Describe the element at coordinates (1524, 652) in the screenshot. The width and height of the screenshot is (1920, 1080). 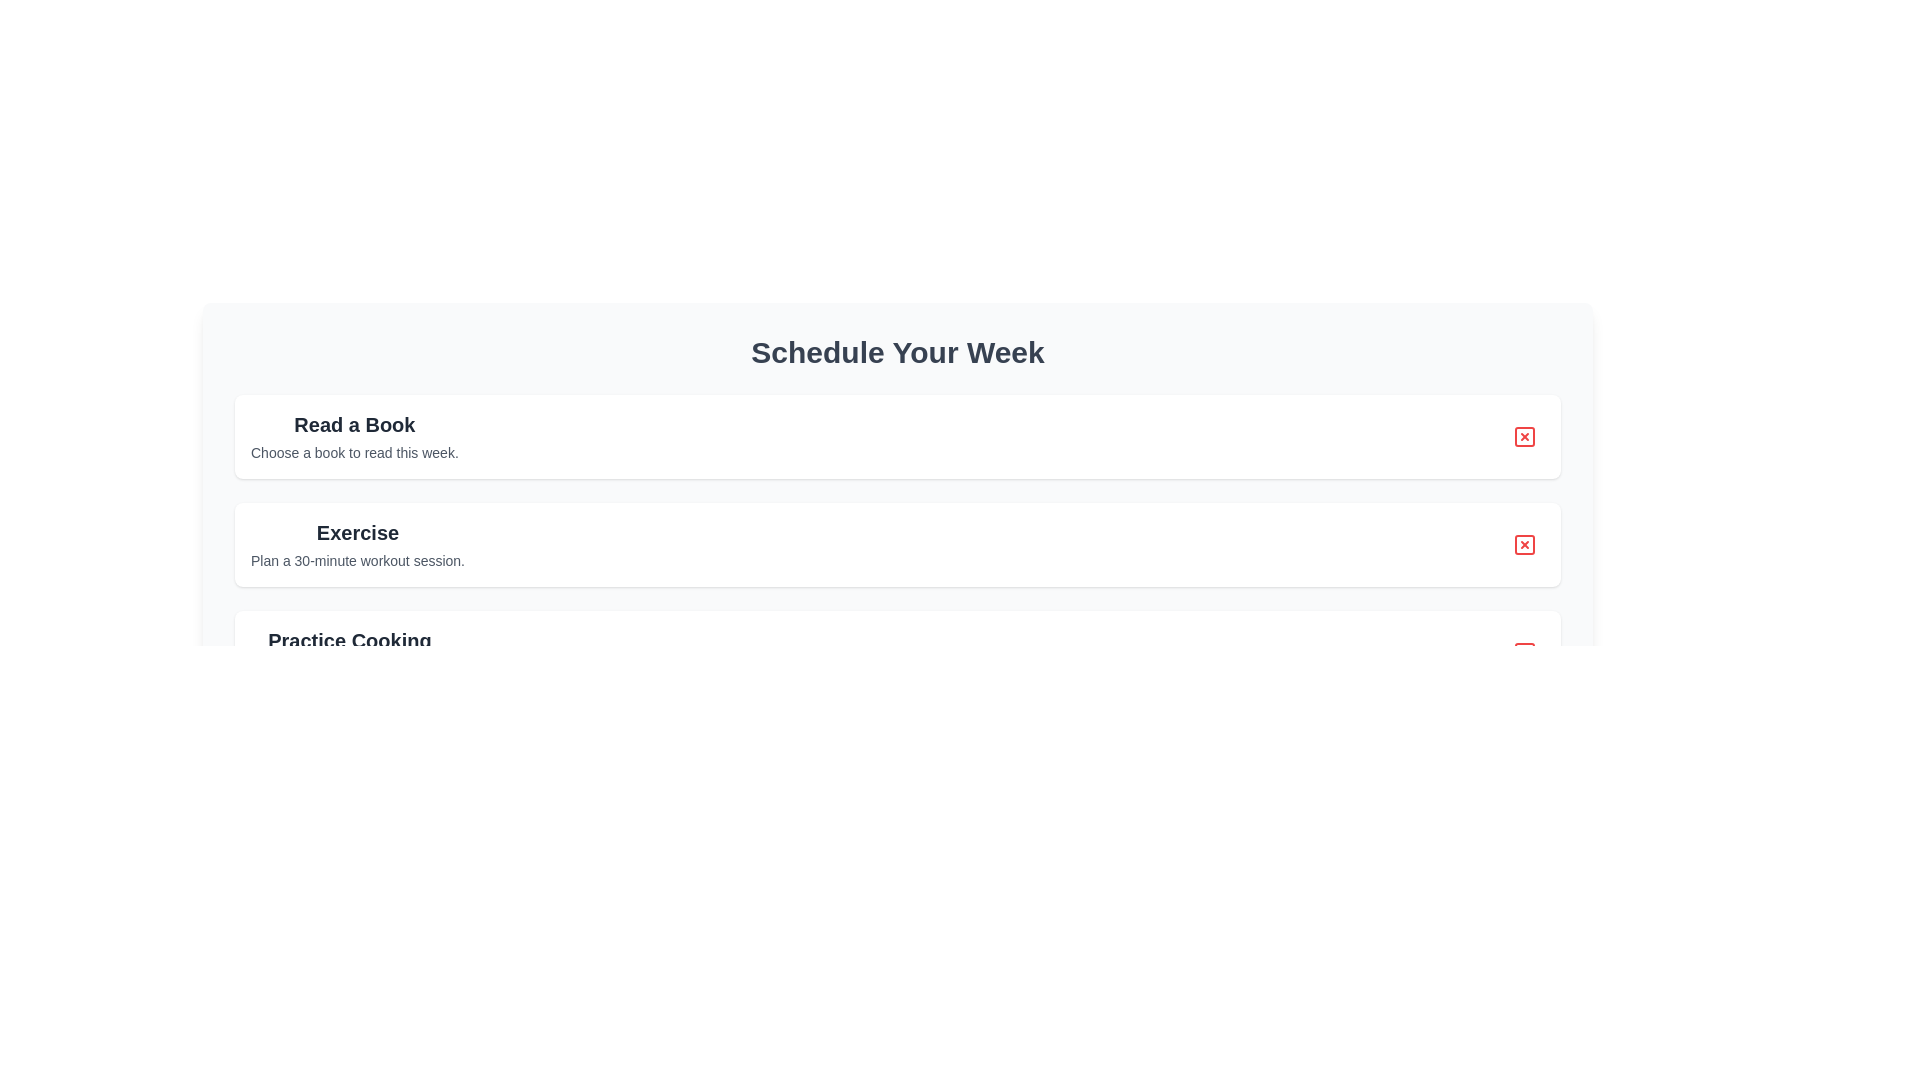
I see `the red 'X' icon button corresponding to the 'Practice Cooking' task item` at that location.